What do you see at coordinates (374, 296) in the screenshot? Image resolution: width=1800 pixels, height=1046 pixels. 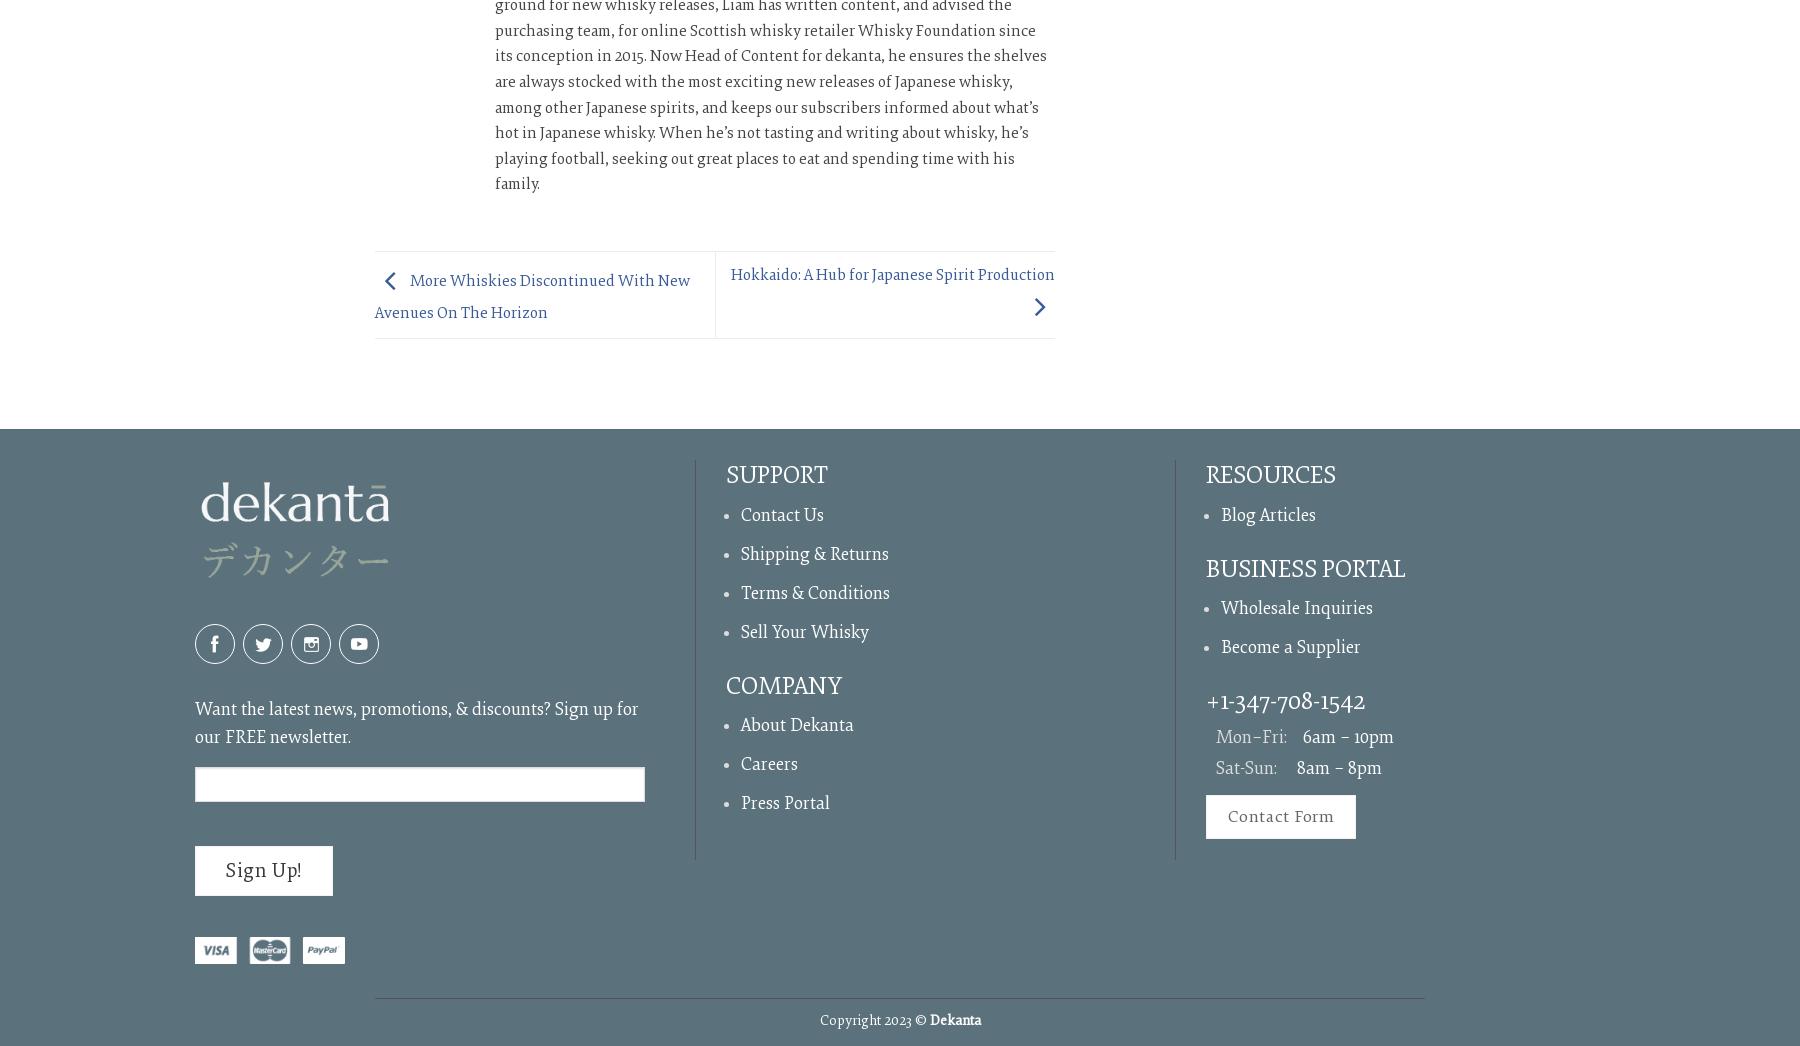 I see `'More Whiskies Discontinued With New Avenues On The Horizon'` at bounding box center [374, 296].